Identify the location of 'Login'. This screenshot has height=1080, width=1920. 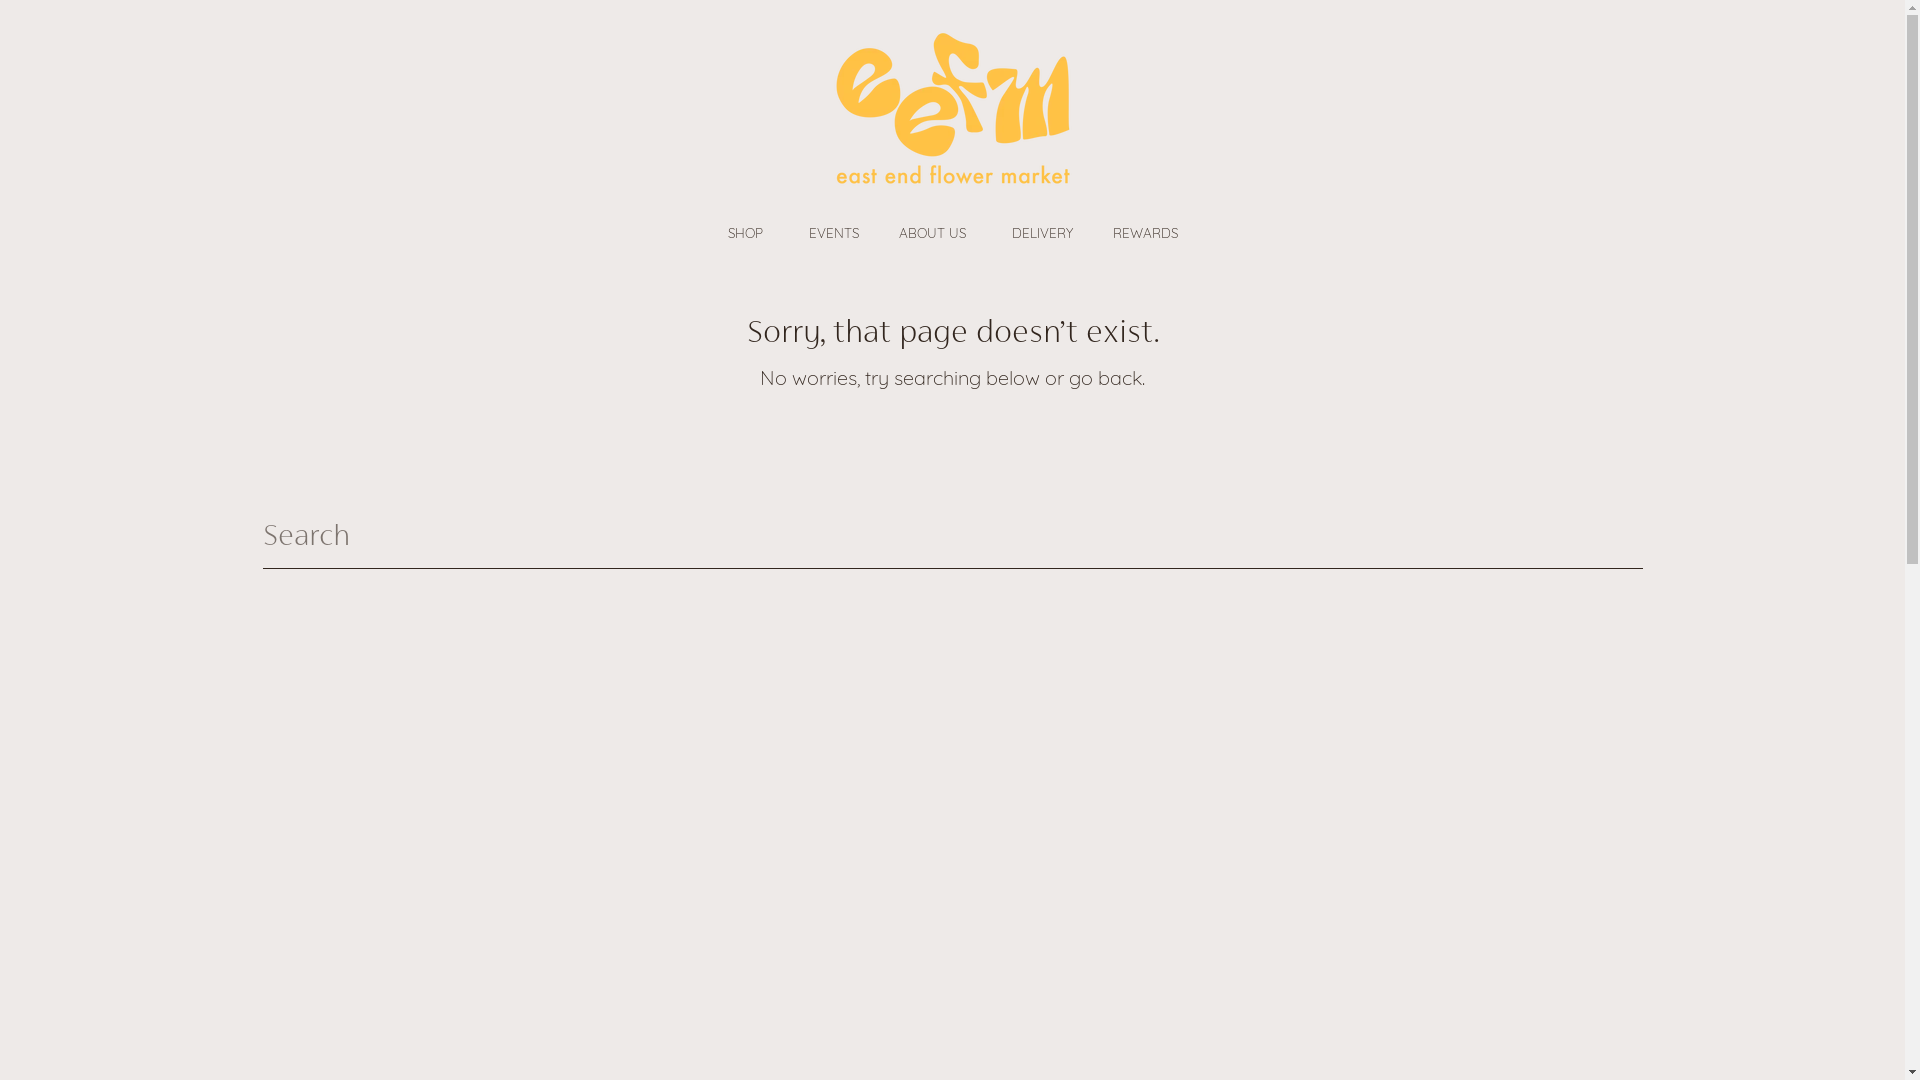
(288, 112).